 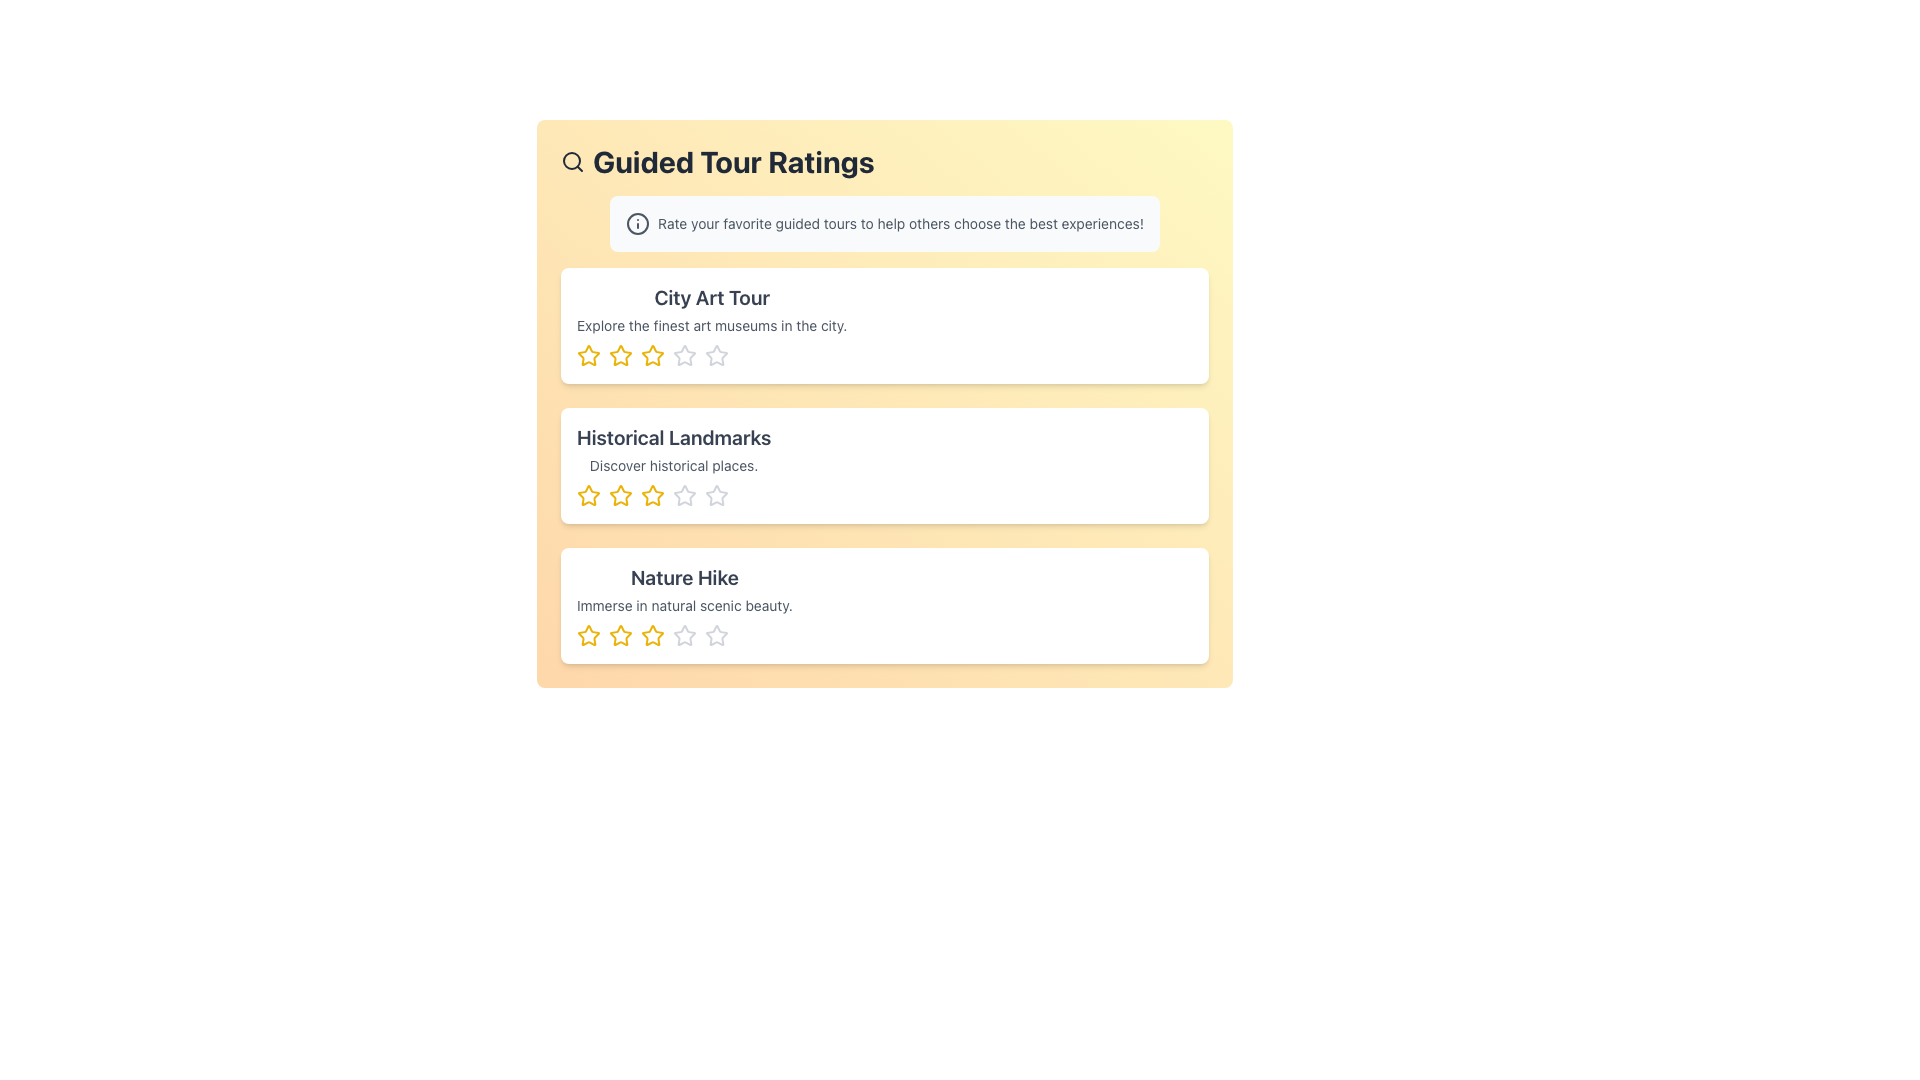 I want to click on the text label that says 'Immerse in natural scenic beauty.' styled in gray font, located under the 'Nature Hike' section and above the star rating section, so click(x=684, y=604).